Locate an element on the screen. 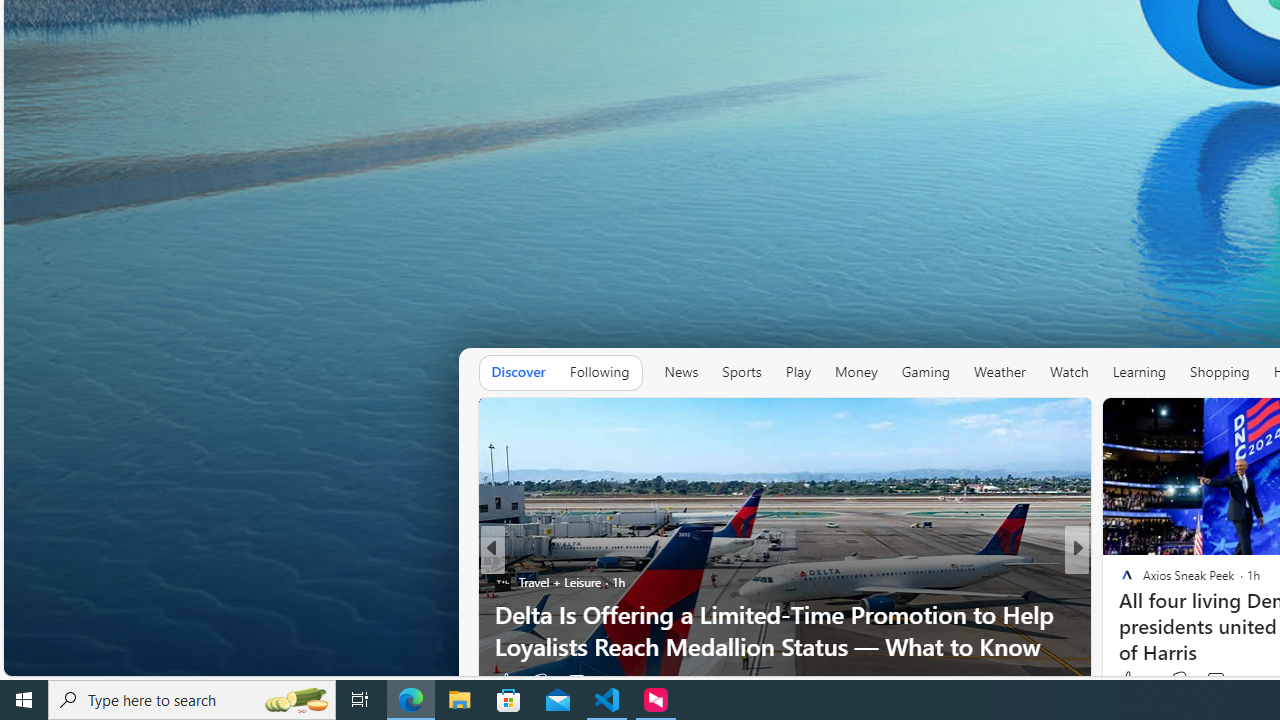 This screenshot has height=720, width=1280. 'Reader' is located at coordinates (1117, 581).